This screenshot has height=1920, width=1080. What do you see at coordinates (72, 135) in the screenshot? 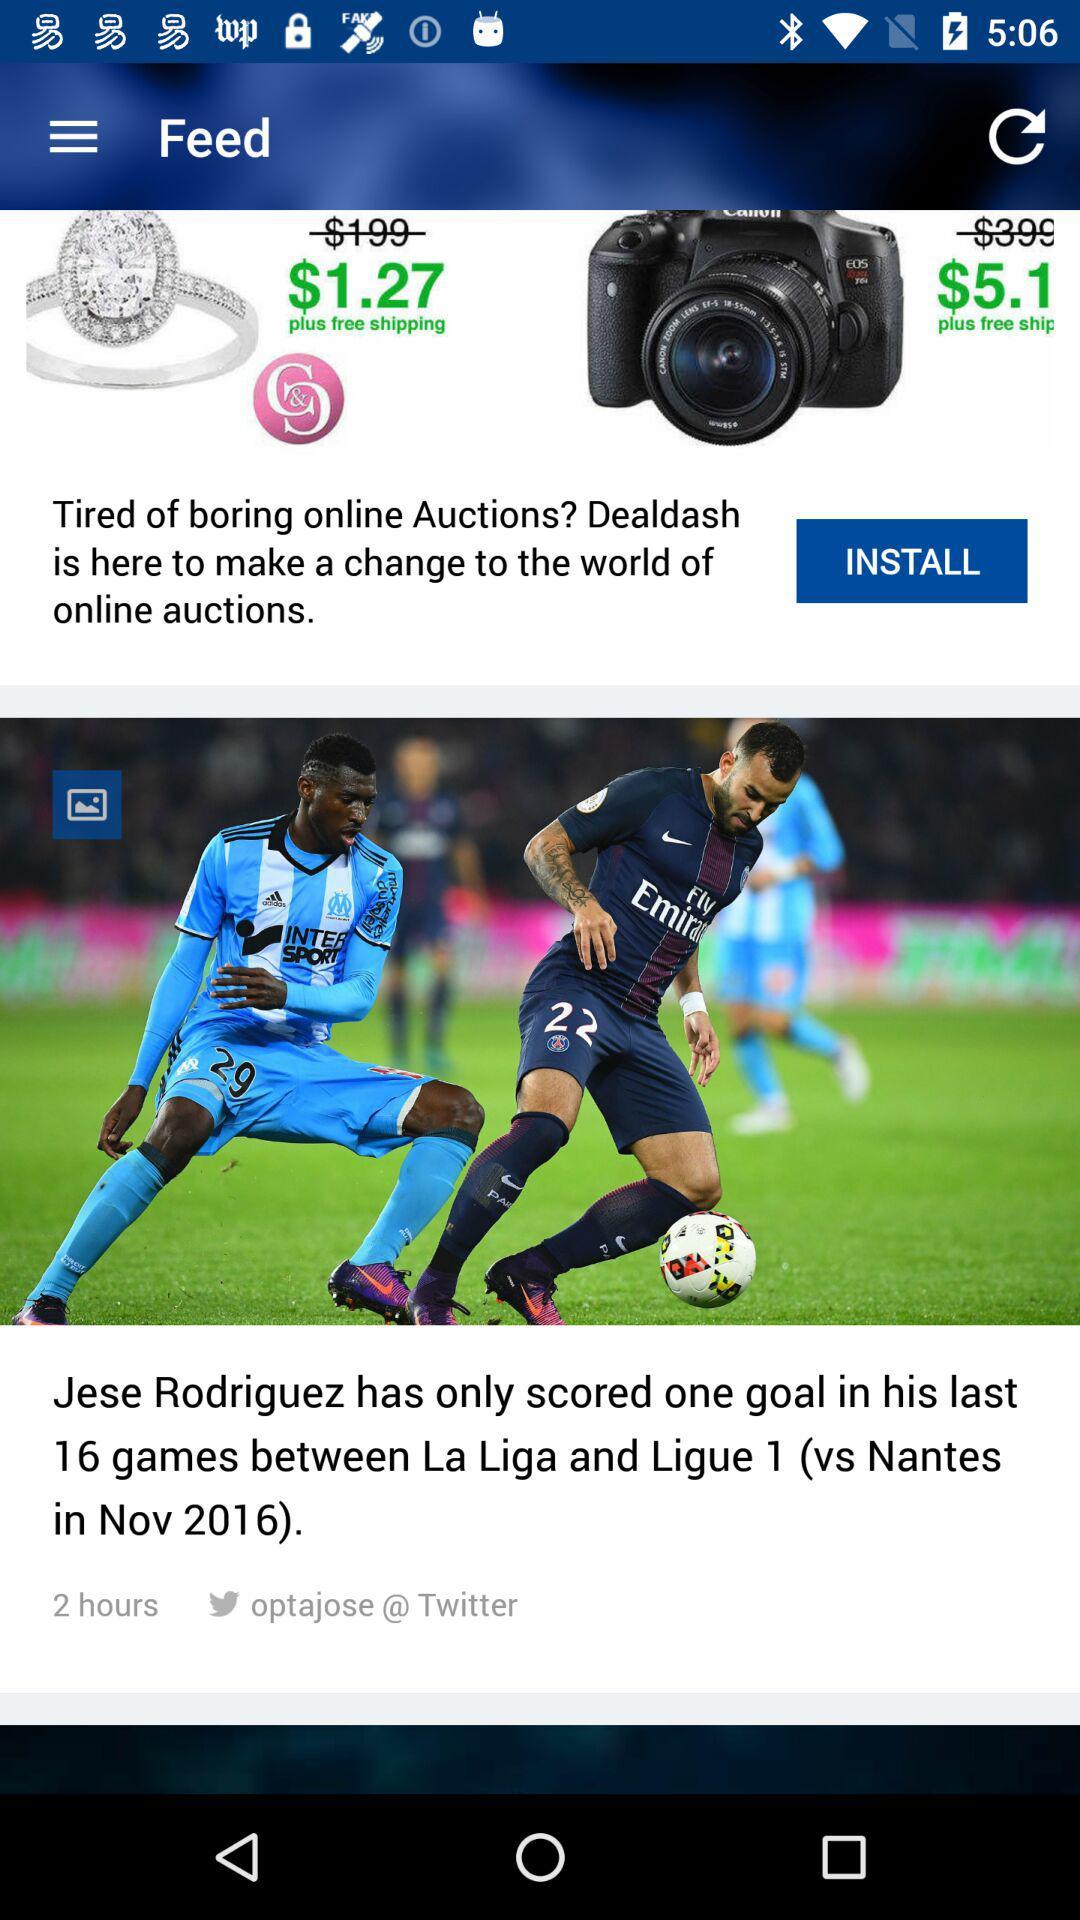
I see `the item next to the feed item` at bounding box center [72, 135].